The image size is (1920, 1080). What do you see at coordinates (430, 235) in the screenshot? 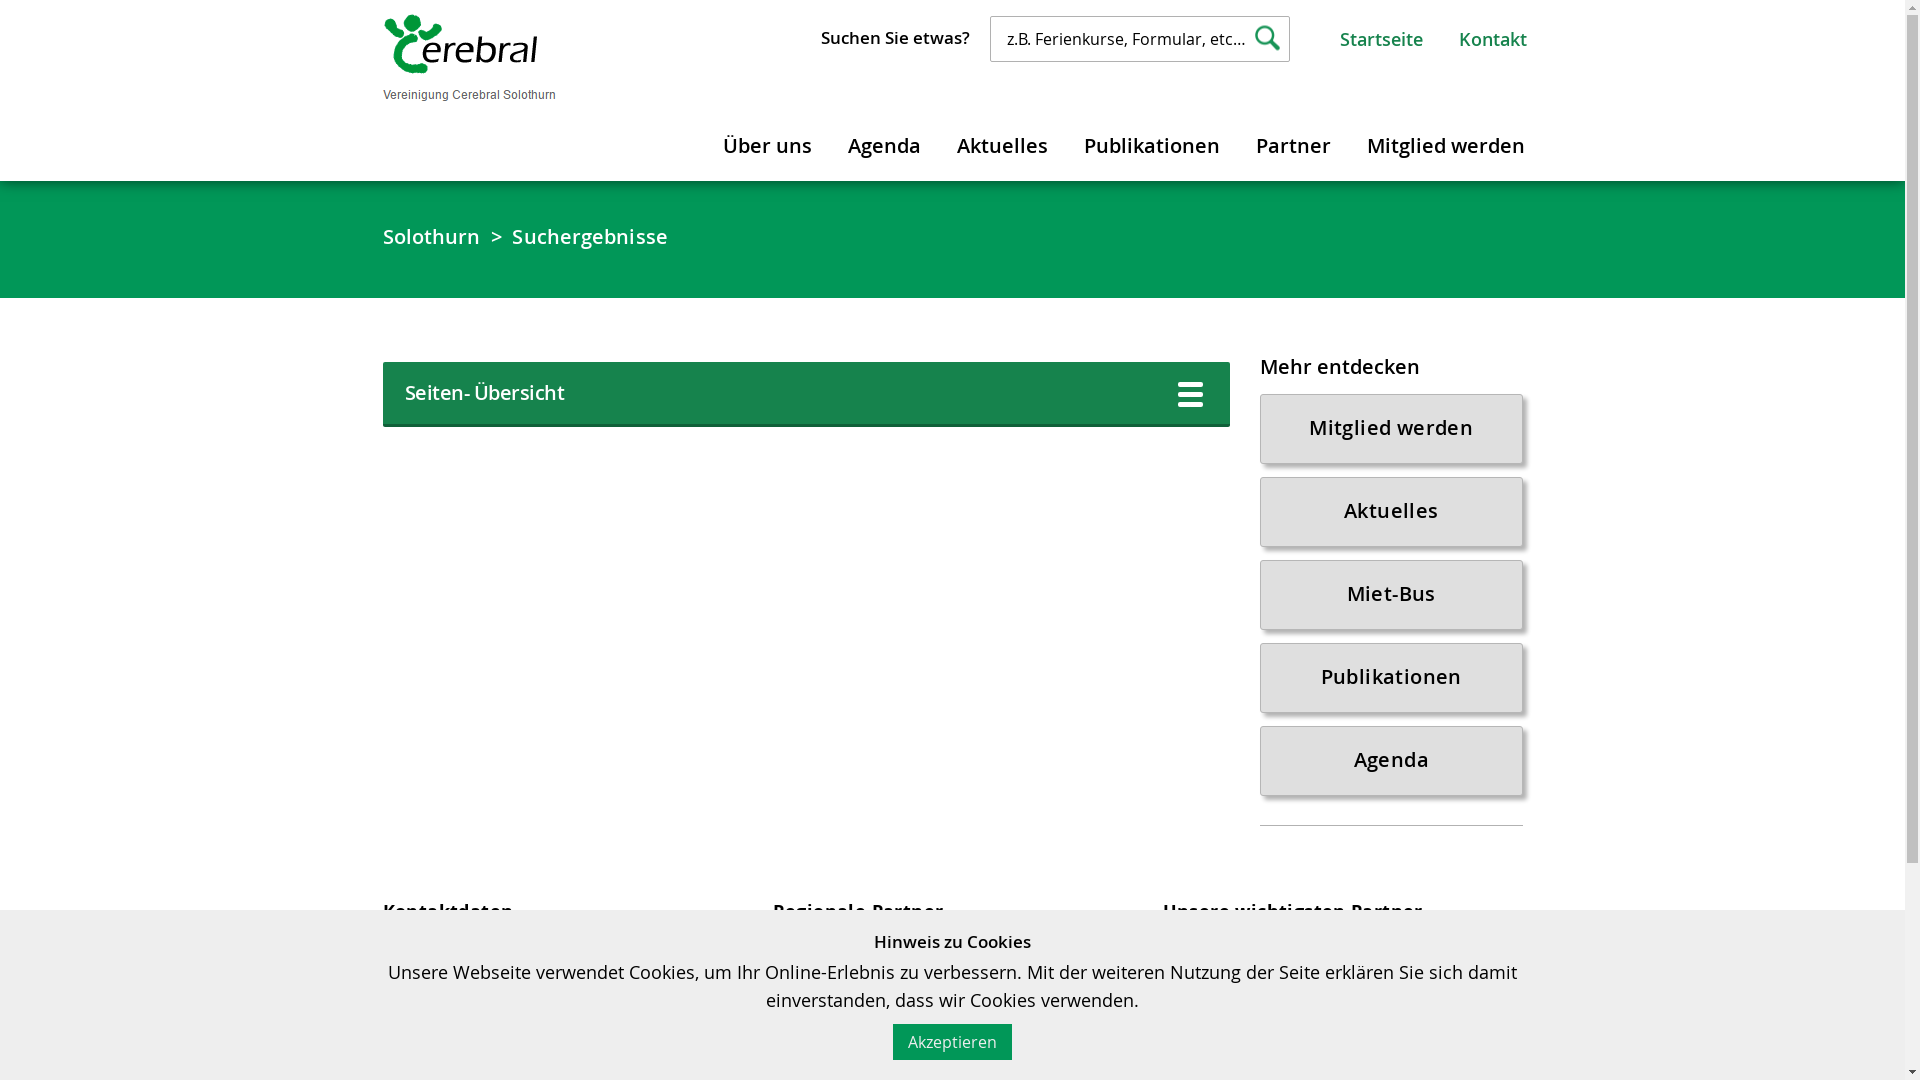
I see `'Solothurn'` at bounding box center [430, 235].